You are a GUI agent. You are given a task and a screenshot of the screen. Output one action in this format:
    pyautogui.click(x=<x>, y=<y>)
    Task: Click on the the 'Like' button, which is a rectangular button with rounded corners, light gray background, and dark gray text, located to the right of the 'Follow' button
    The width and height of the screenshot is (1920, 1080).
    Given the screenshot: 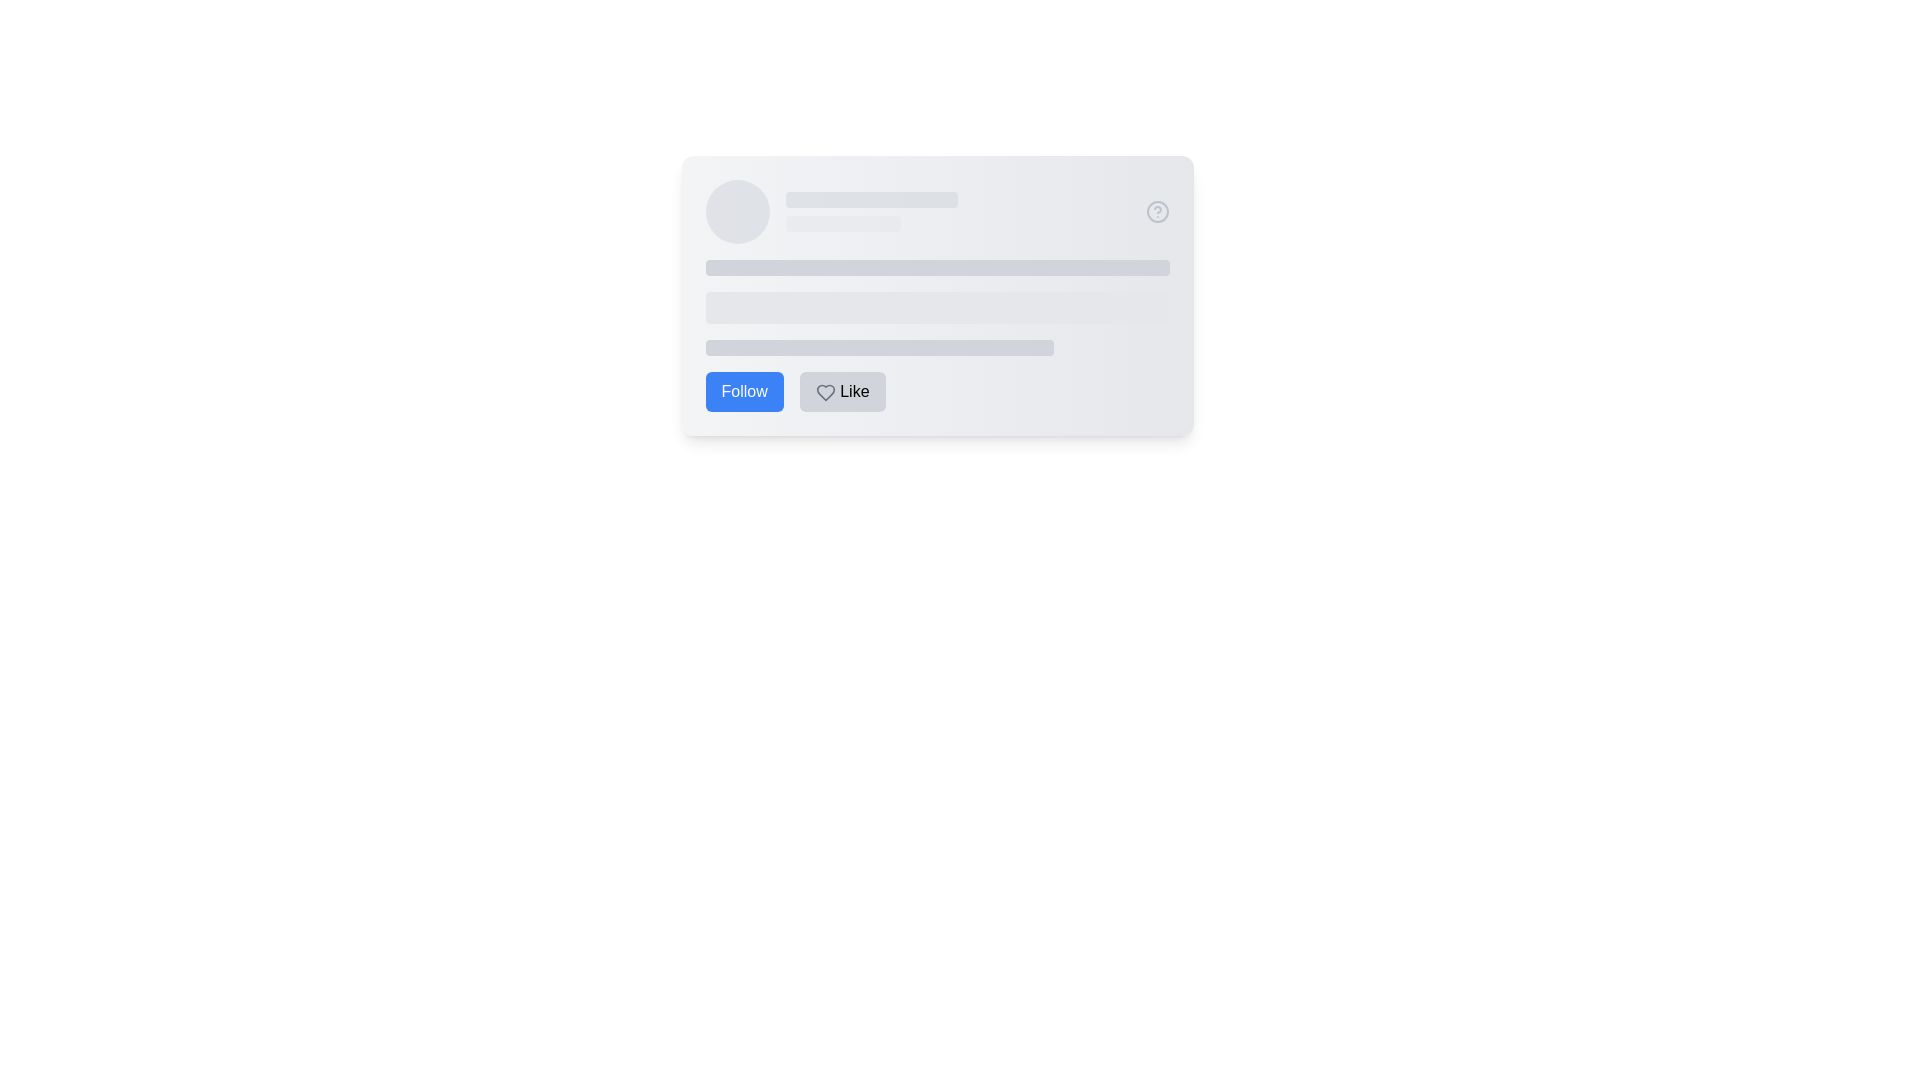 What is the action you would take?
    pyautogui.click(x=842, y=392)
    